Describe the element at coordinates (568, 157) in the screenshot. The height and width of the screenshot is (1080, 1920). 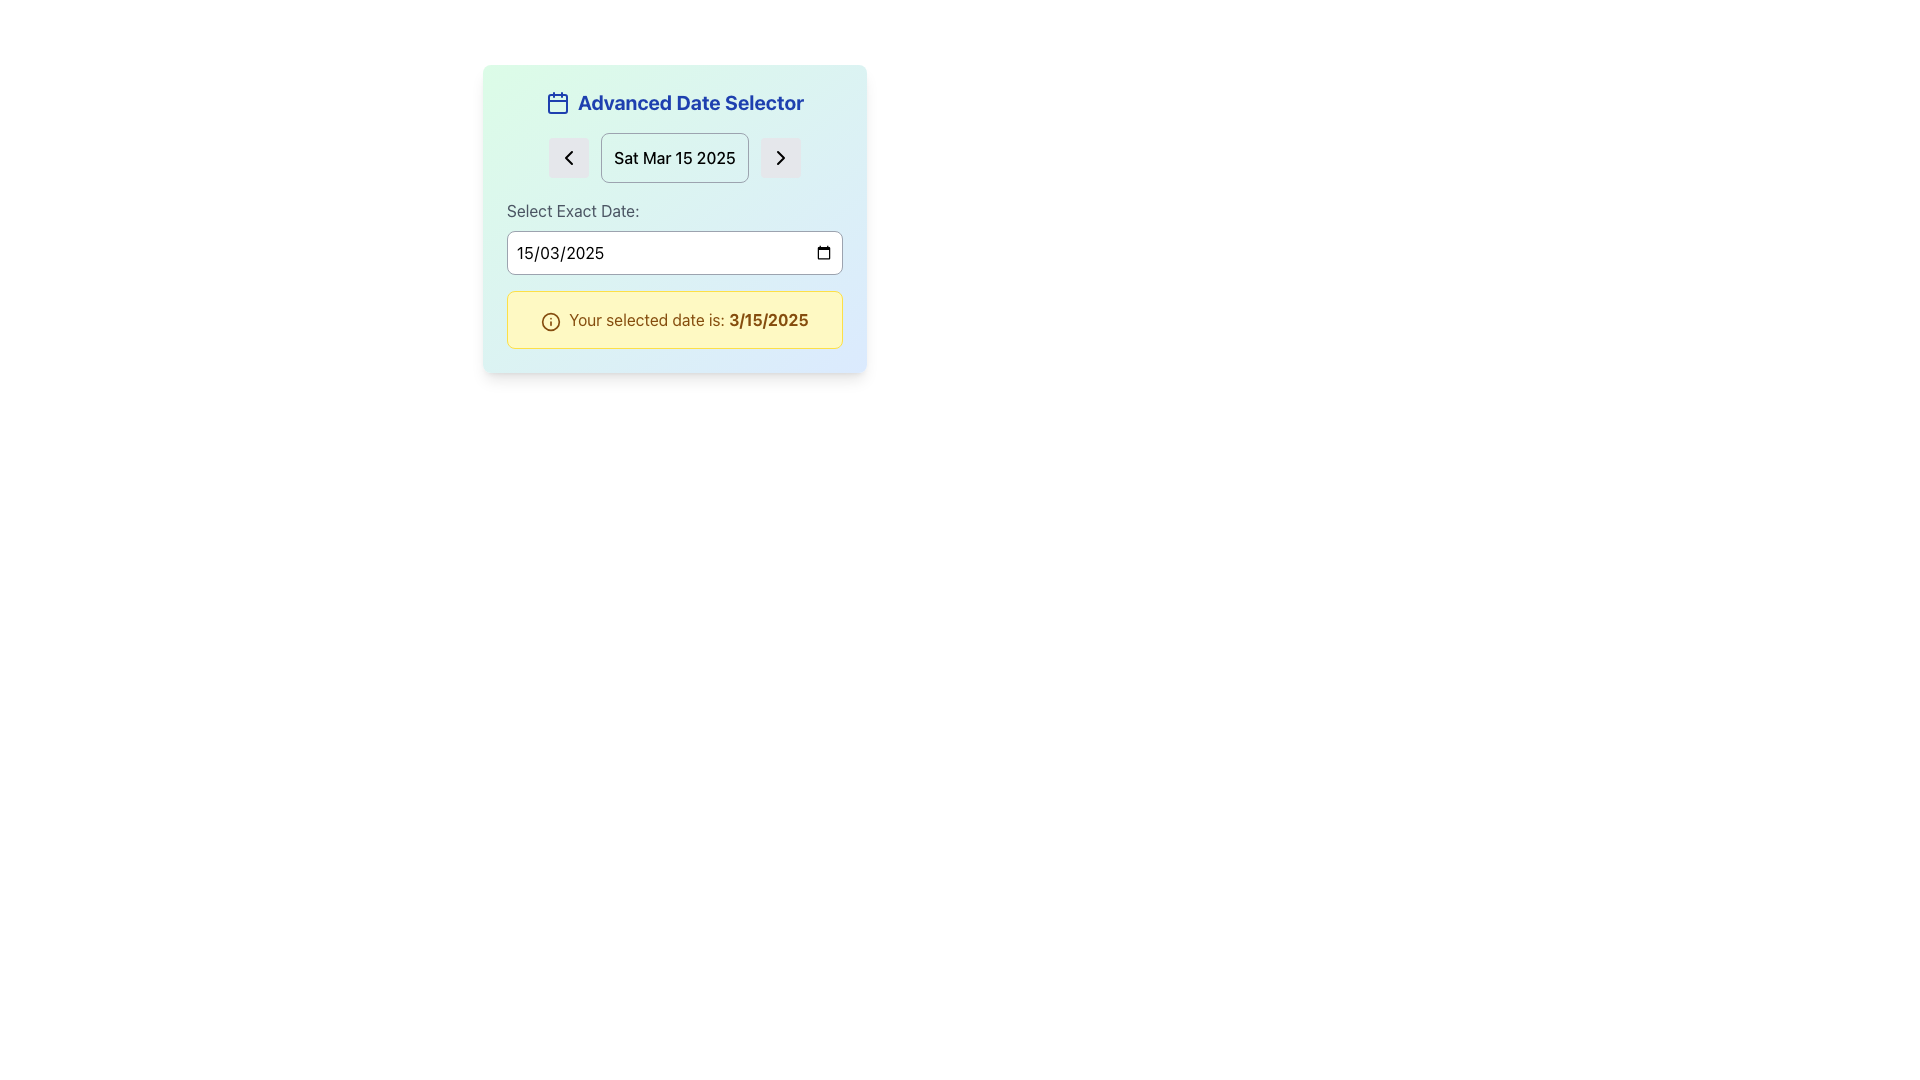
I see `the left-pointing chevron arrow icon within the circular button` at that location.